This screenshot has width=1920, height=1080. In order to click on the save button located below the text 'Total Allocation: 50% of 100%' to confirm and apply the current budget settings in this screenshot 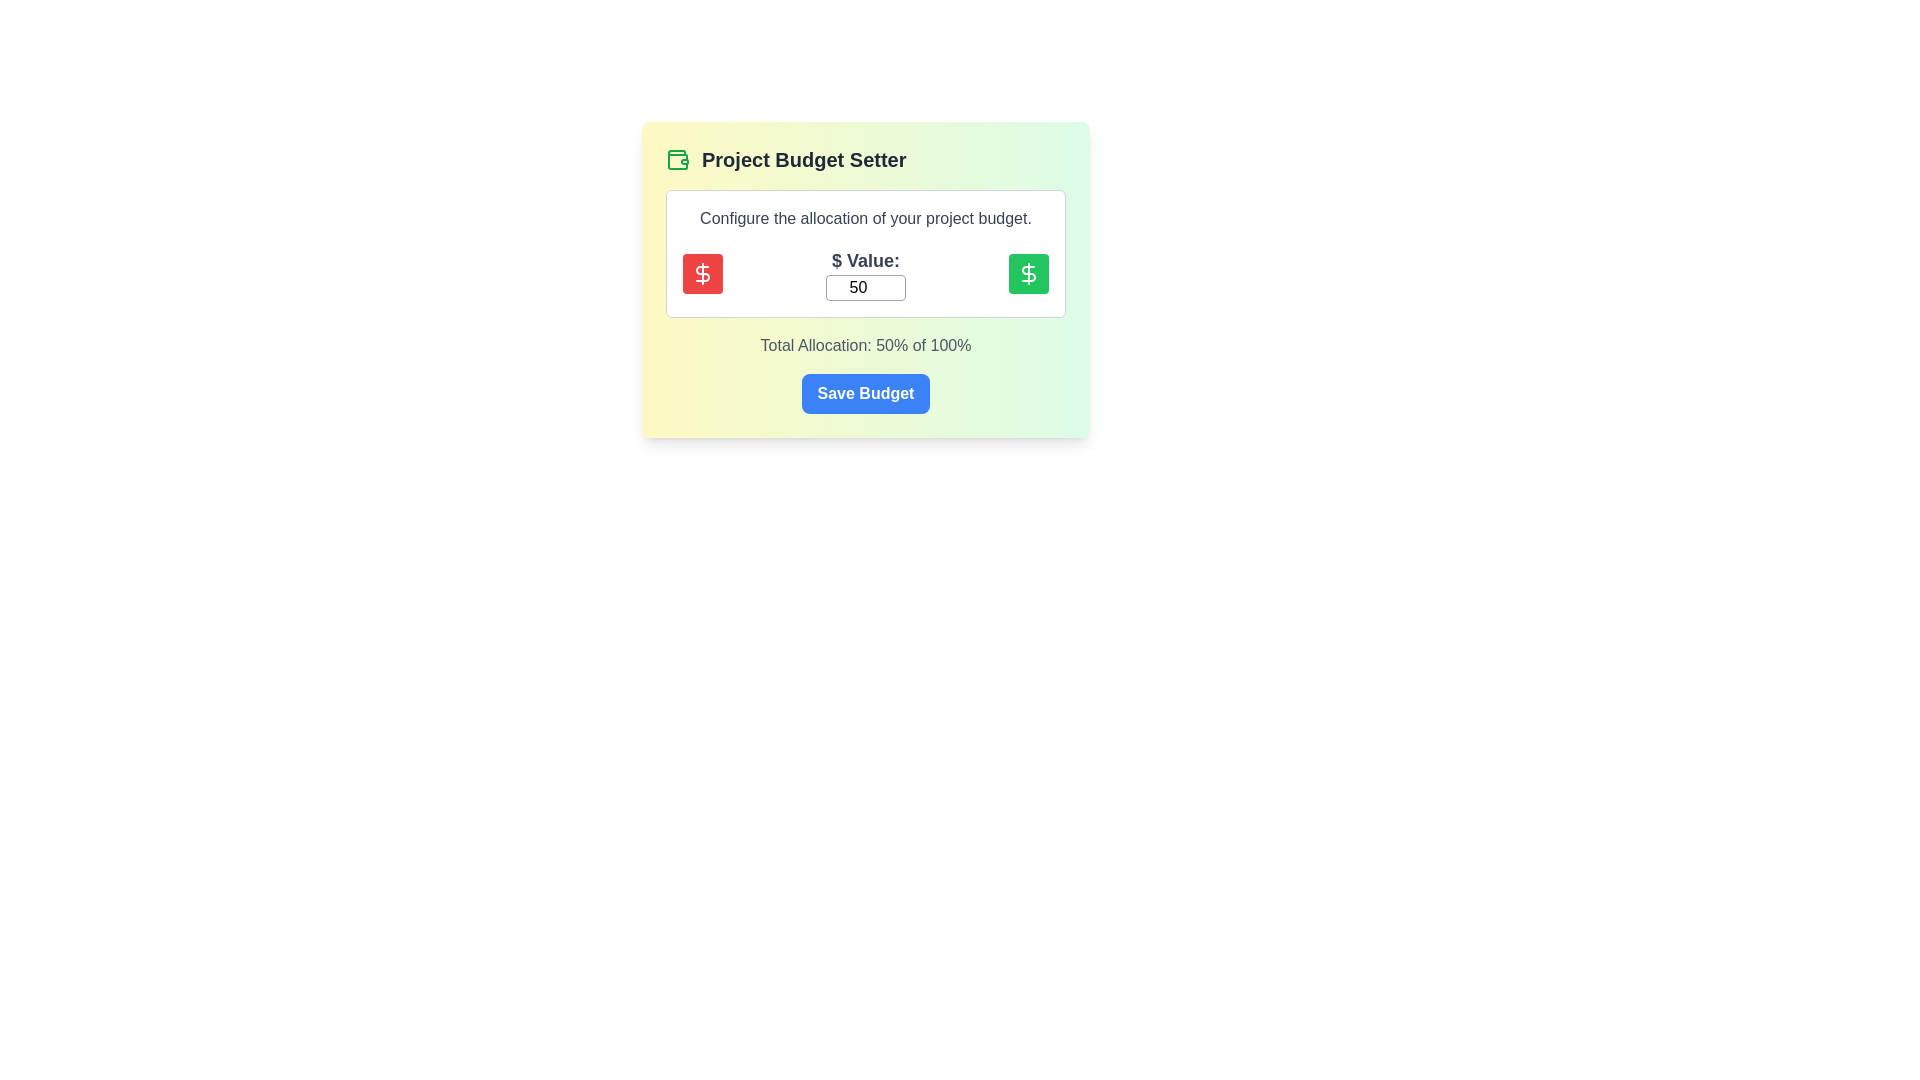, I will do `click(865, 393)`.